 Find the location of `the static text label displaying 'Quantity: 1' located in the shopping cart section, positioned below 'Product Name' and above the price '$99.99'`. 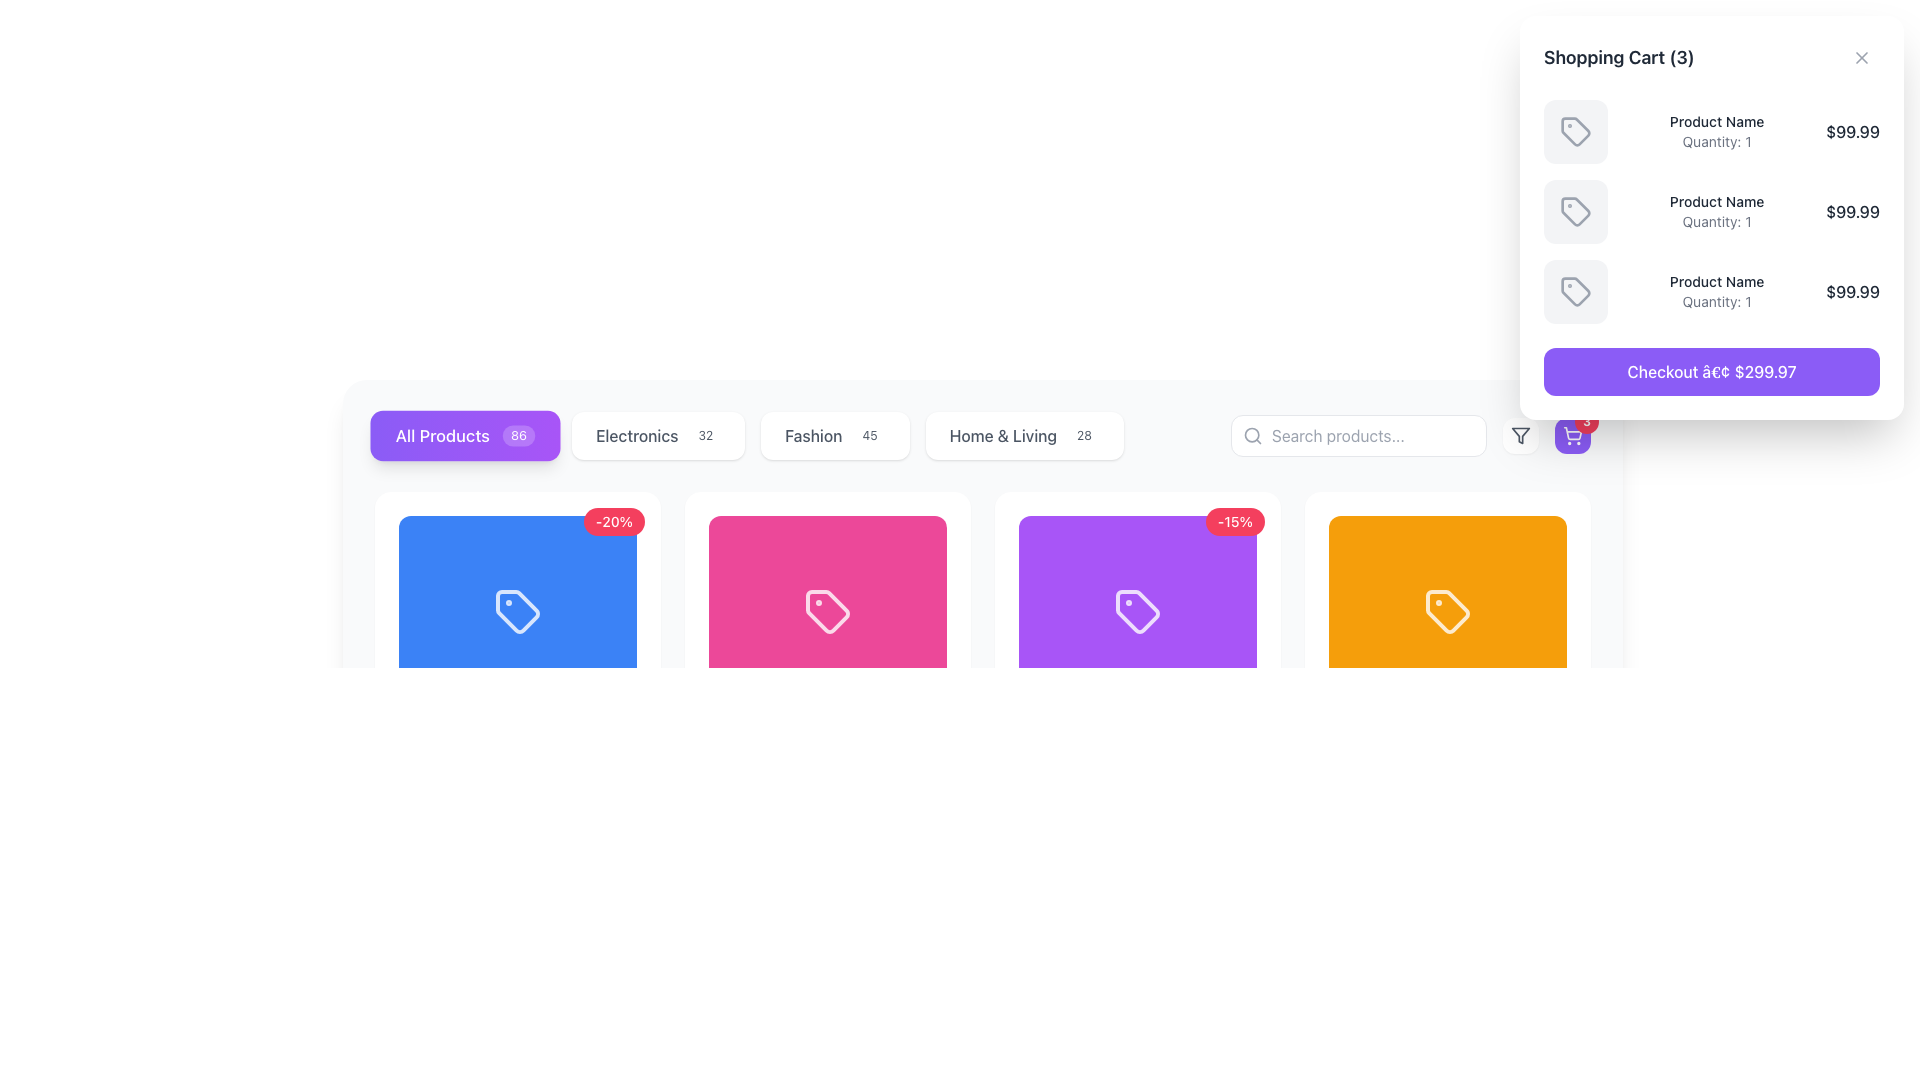

the static text label displaying 'Quantity: 1' located in the shopping cart section, positioned below 'Product Name' and above the price '$99.99' is located at coordinates (1716, 301).